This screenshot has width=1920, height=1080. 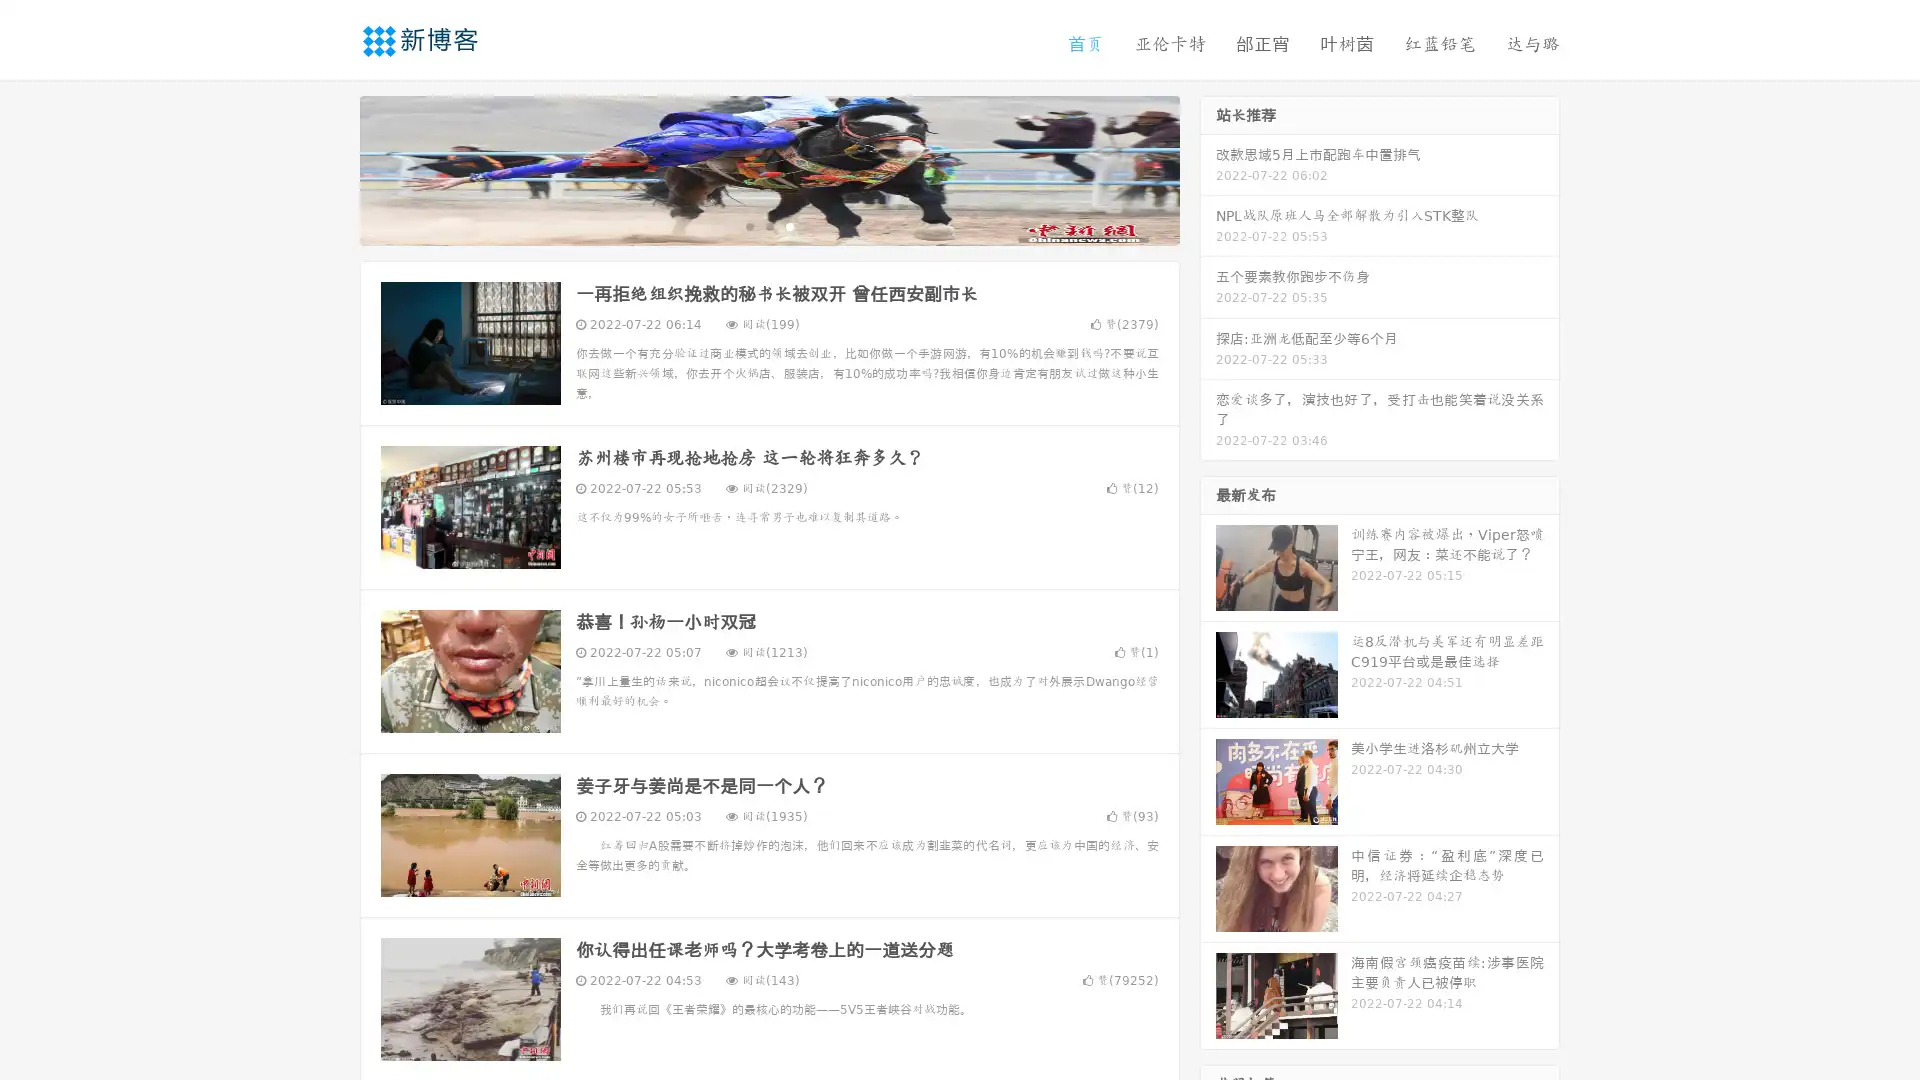 What do you see at coordinates (789, 225) in the screenshot?
I see `Go to slide 3` at bounding box center [789, 225].